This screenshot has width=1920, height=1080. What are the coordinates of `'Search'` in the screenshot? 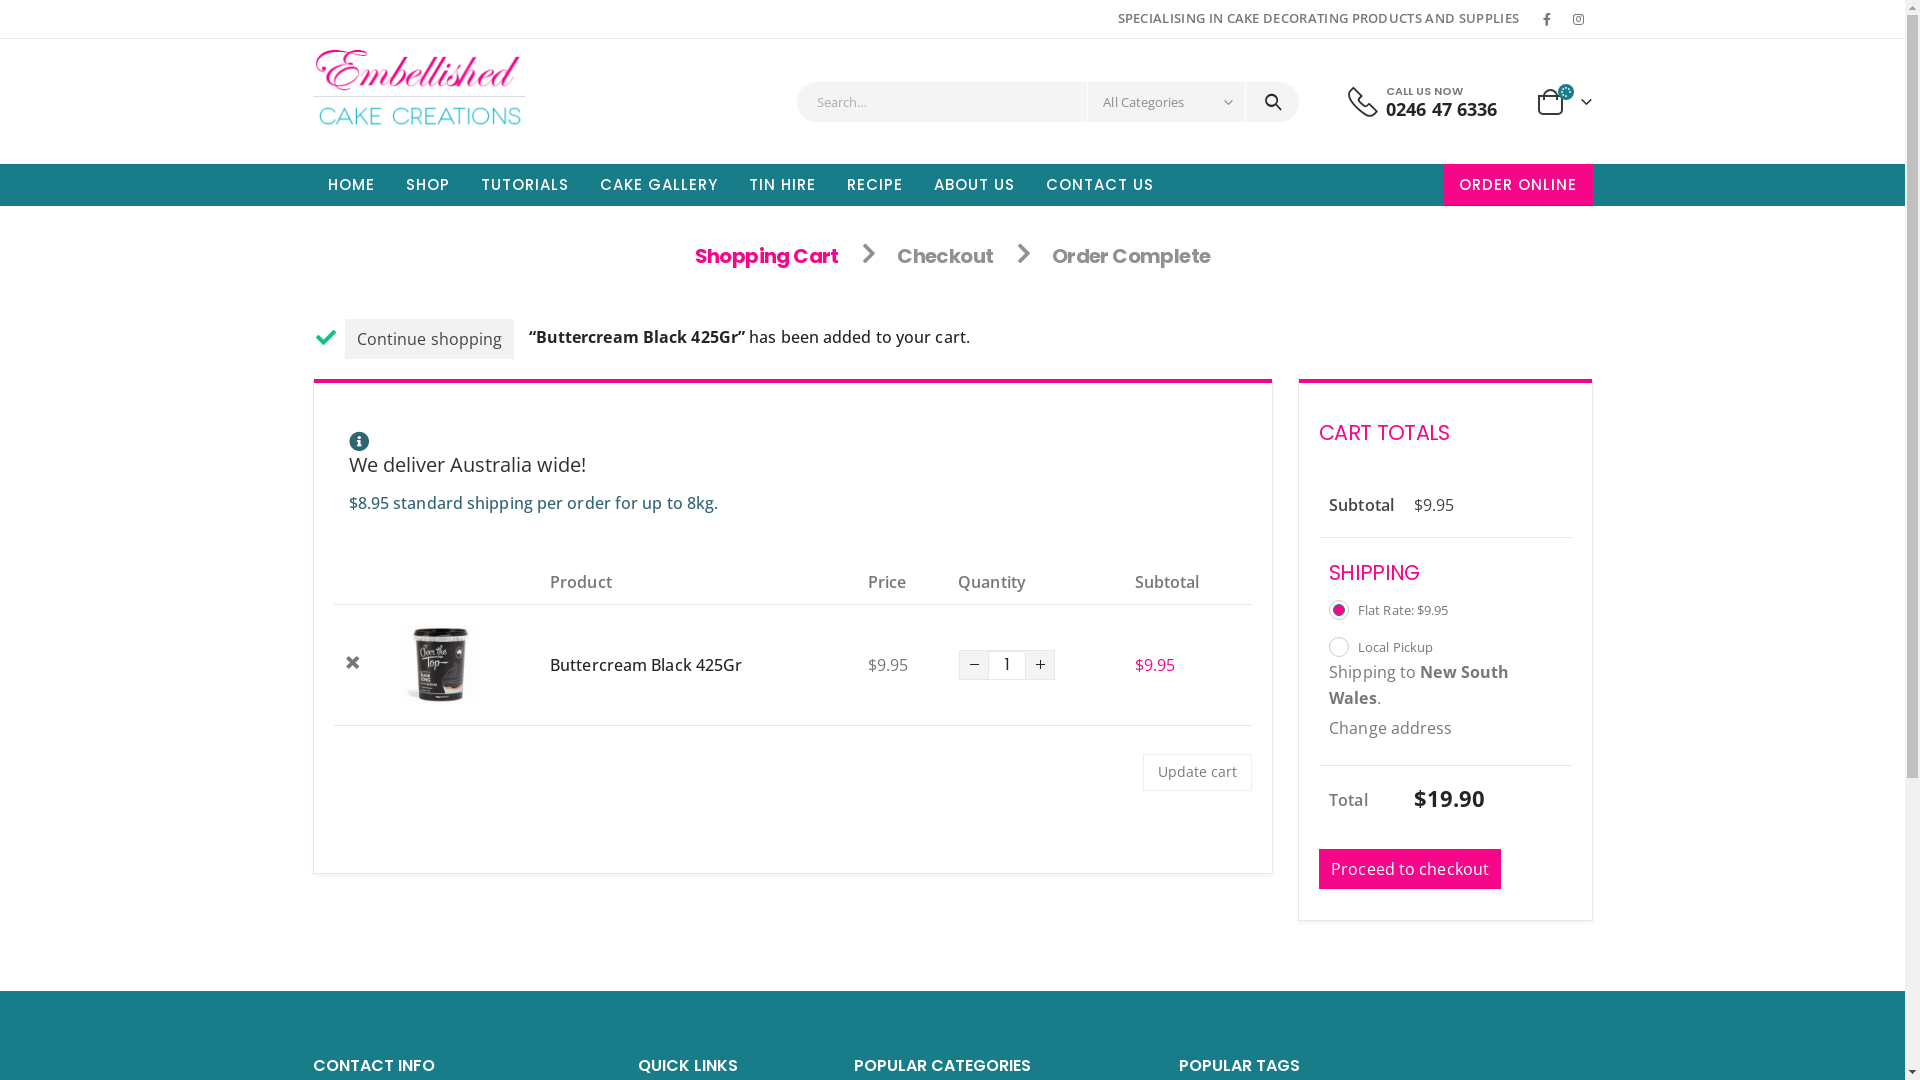 It's located at (1271, 101).